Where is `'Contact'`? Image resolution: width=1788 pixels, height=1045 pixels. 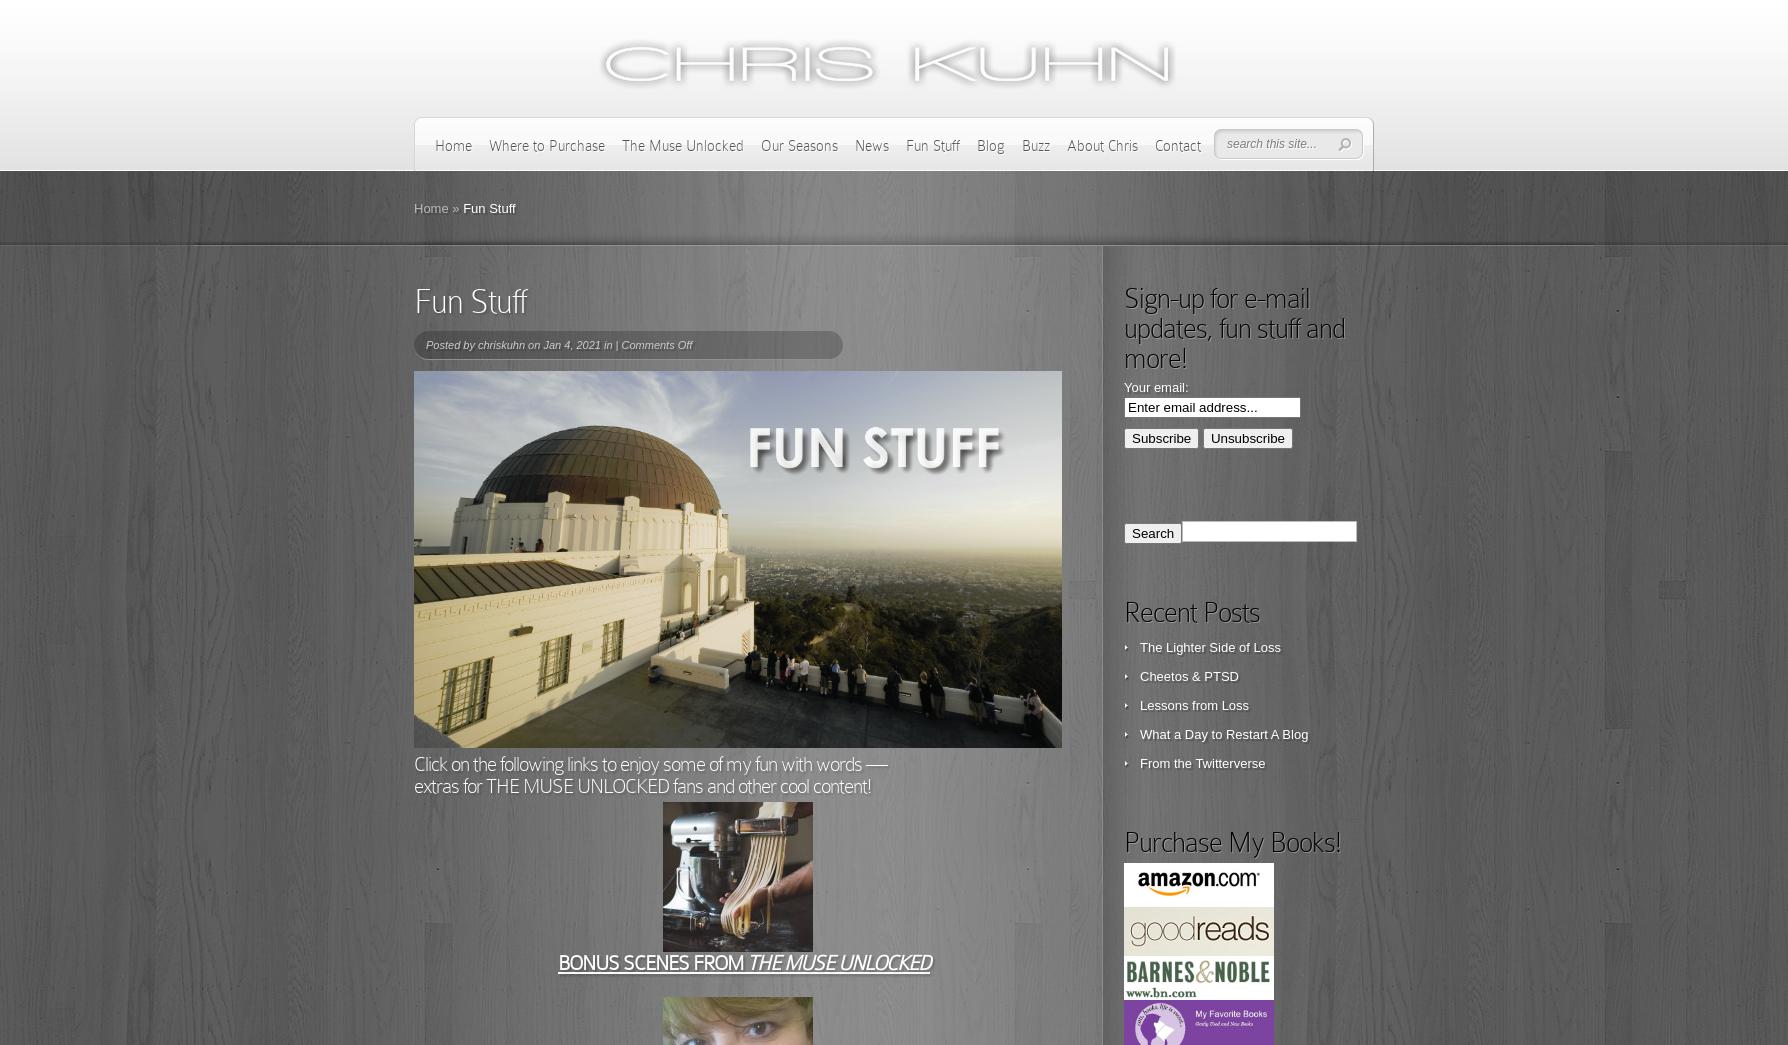 'Contact' is located at coordinates (1176, 144).